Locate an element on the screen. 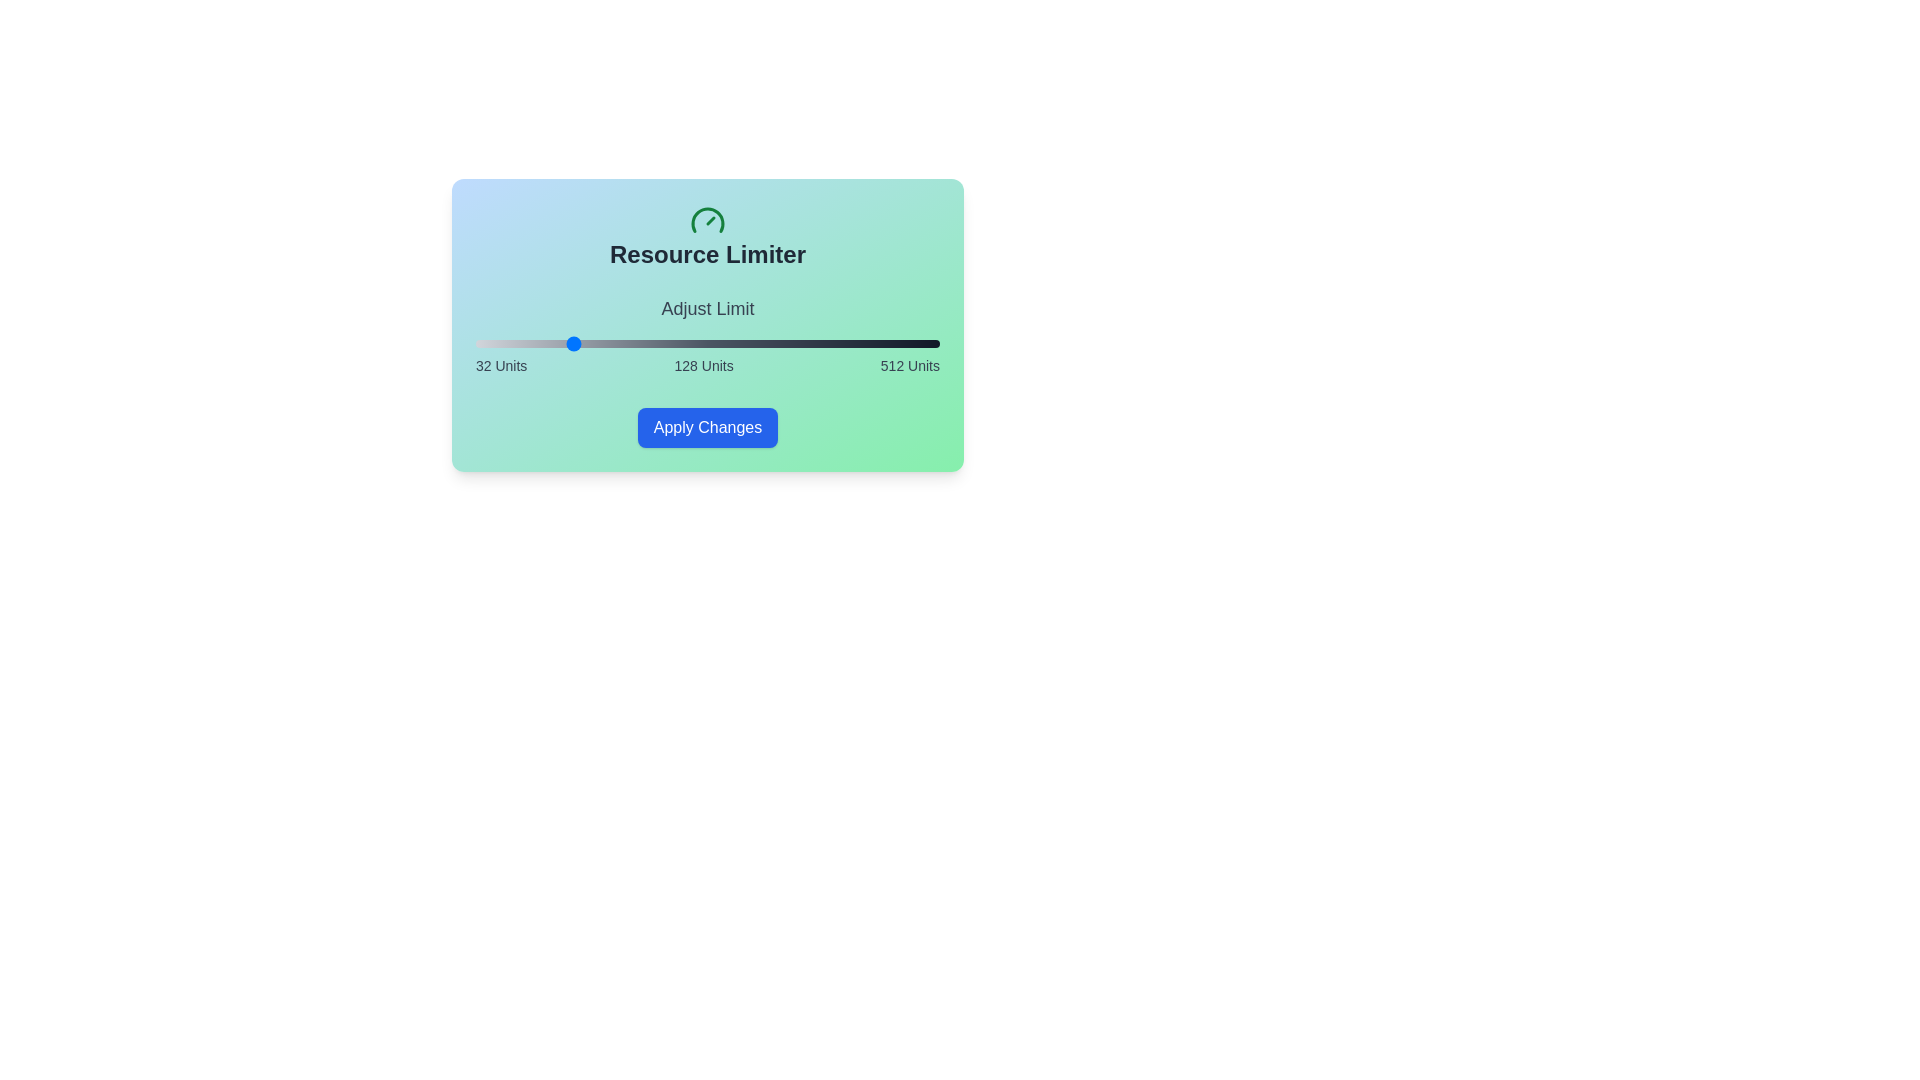 The height and width of the screenshot is (1080, 1920). the 'Apply Changes' button is located at coordinates (707, 427).